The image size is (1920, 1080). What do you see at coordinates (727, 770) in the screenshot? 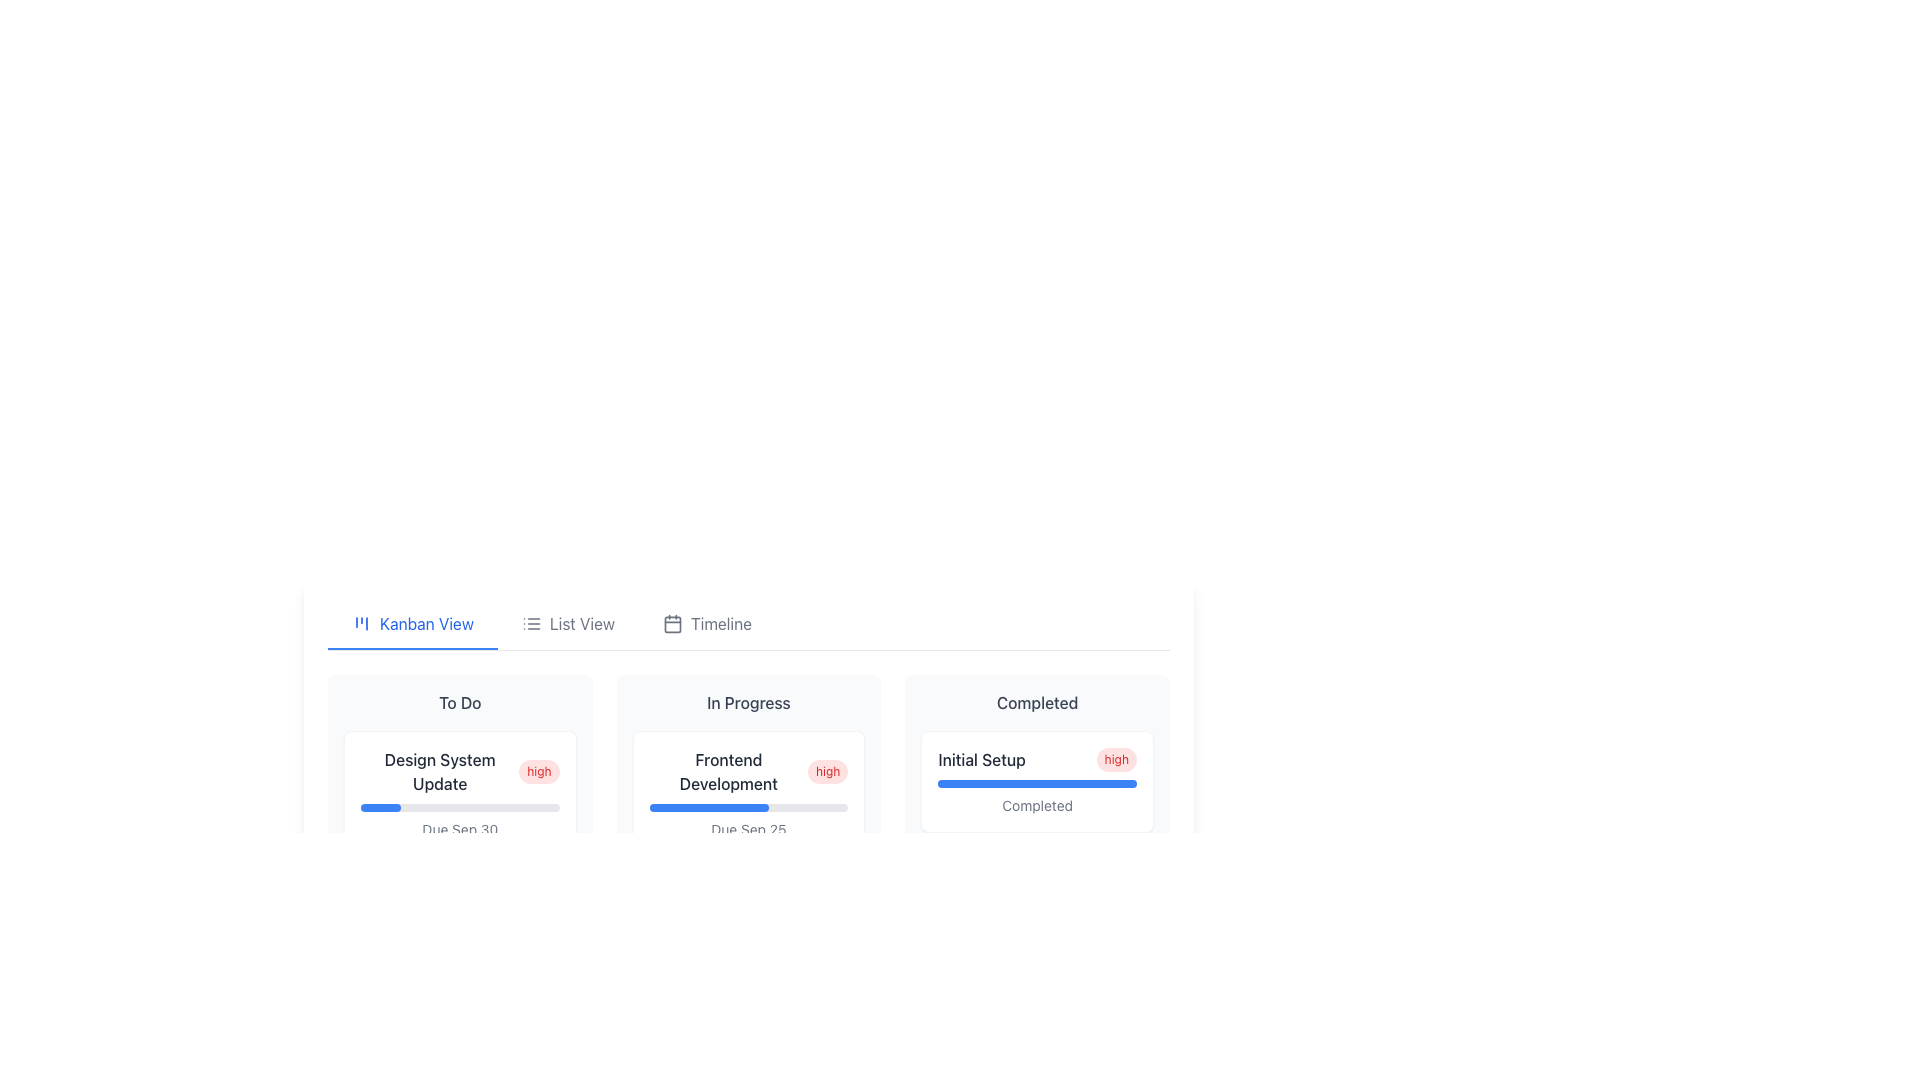
I see `the static text display showing 'Frontend Development' in the 'In Progress' column of the Kanban view` at bounding box center [727, 770].